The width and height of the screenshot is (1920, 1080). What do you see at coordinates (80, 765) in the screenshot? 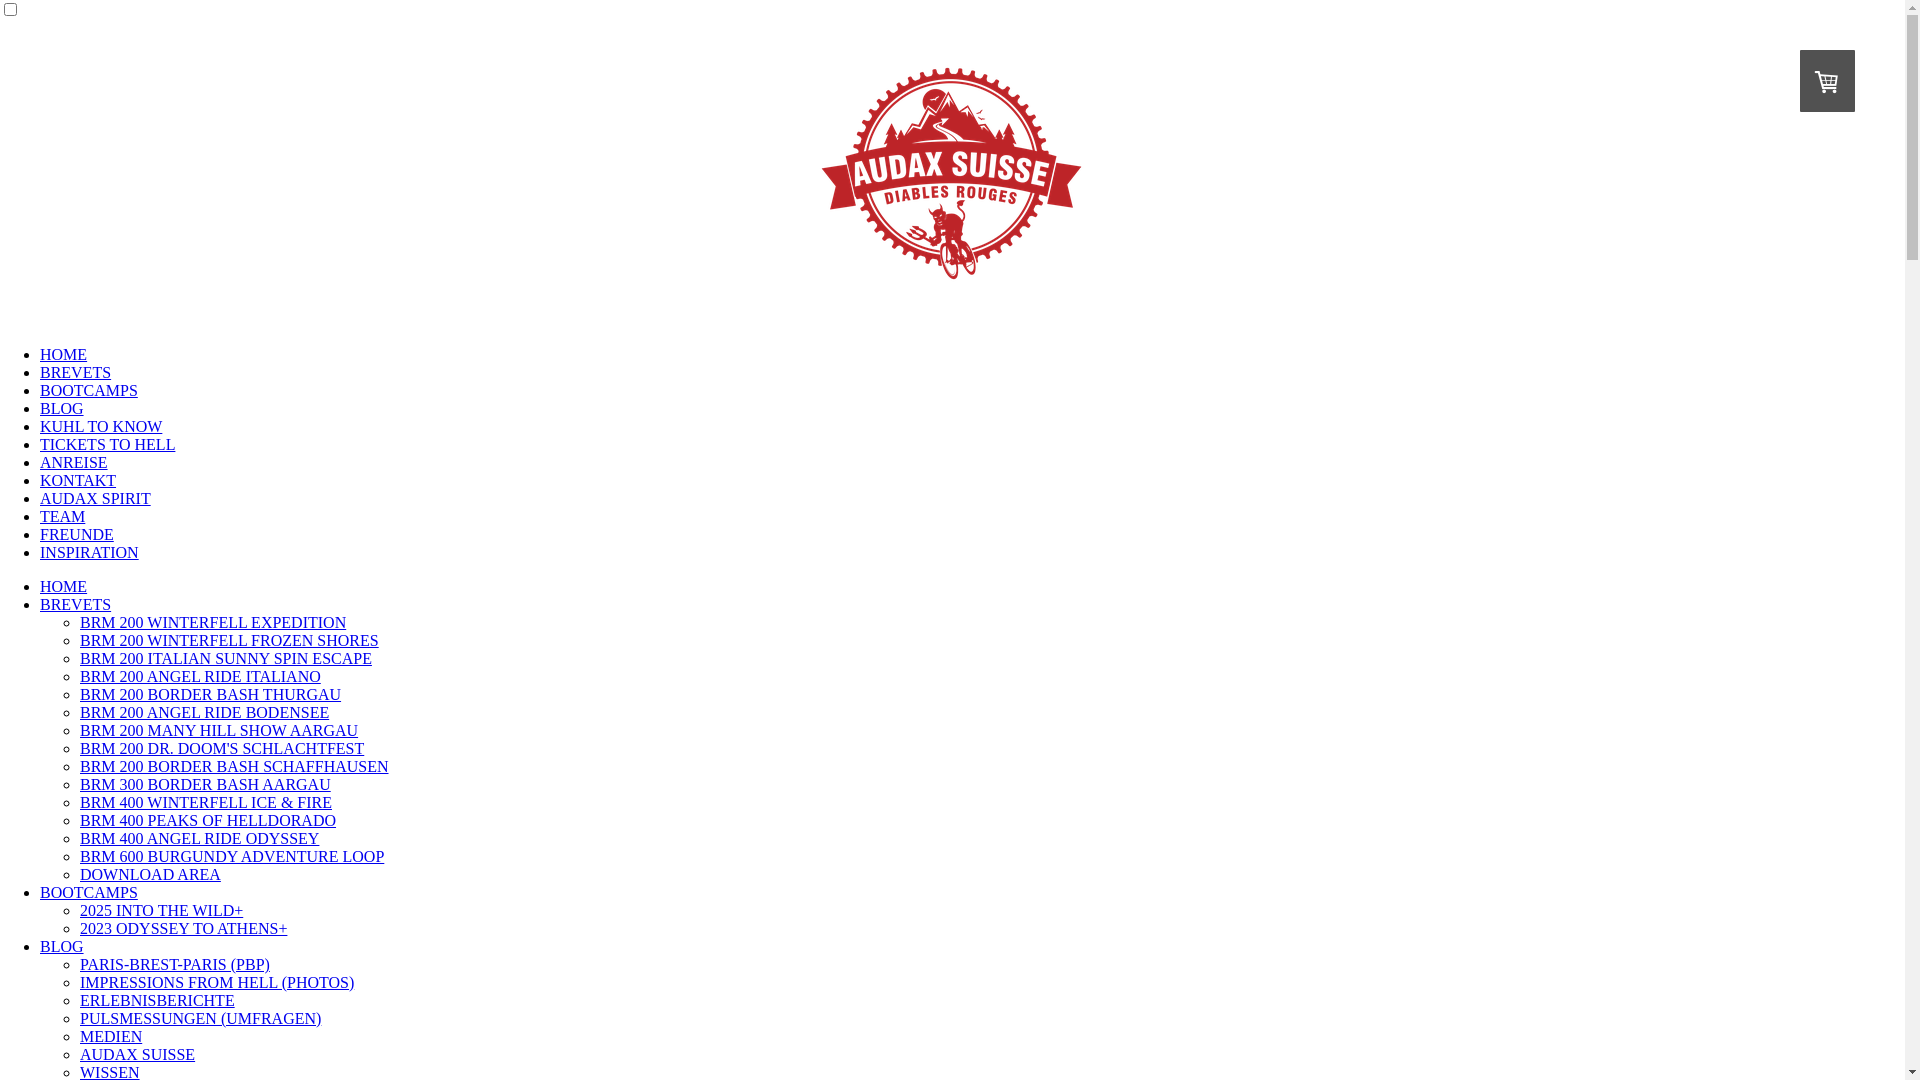
I see `'BRM 200 BORDER BASH SCHAFFHAUSEN'` at bounding box center [80, 765].